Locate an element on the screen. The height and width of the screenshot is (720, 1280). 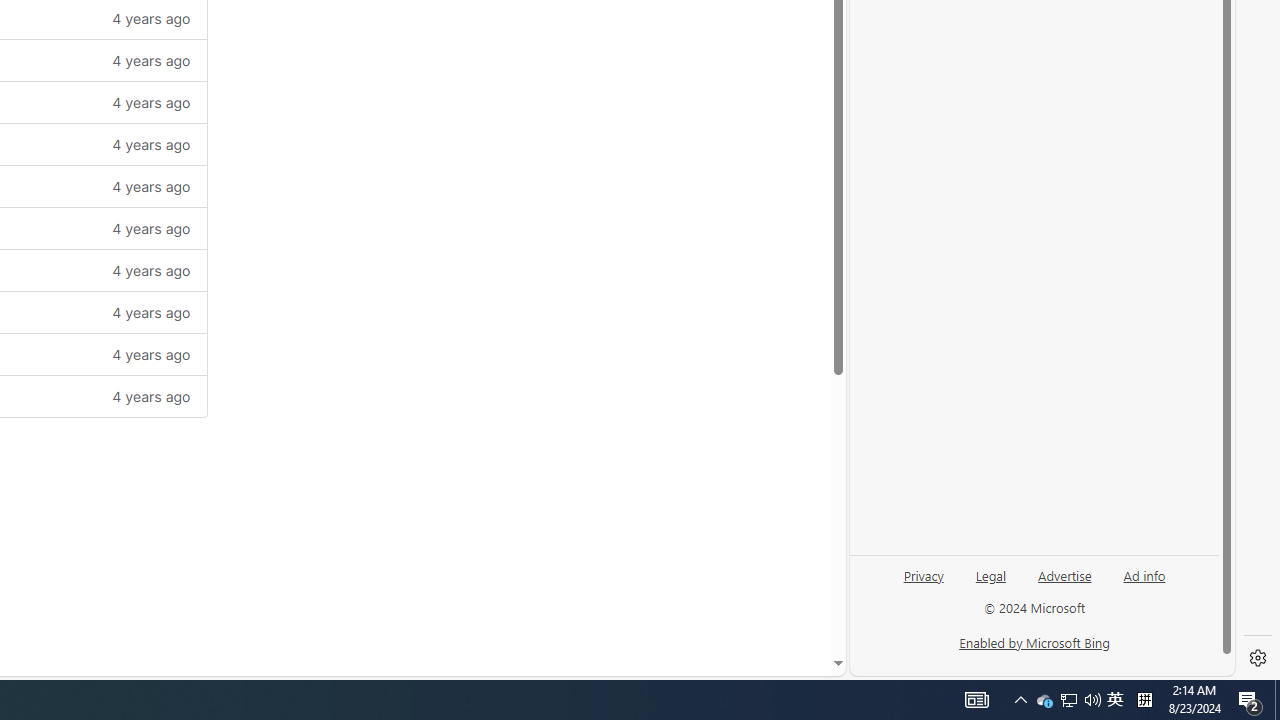
'Ad info' is located at coordinates (1144, 583).